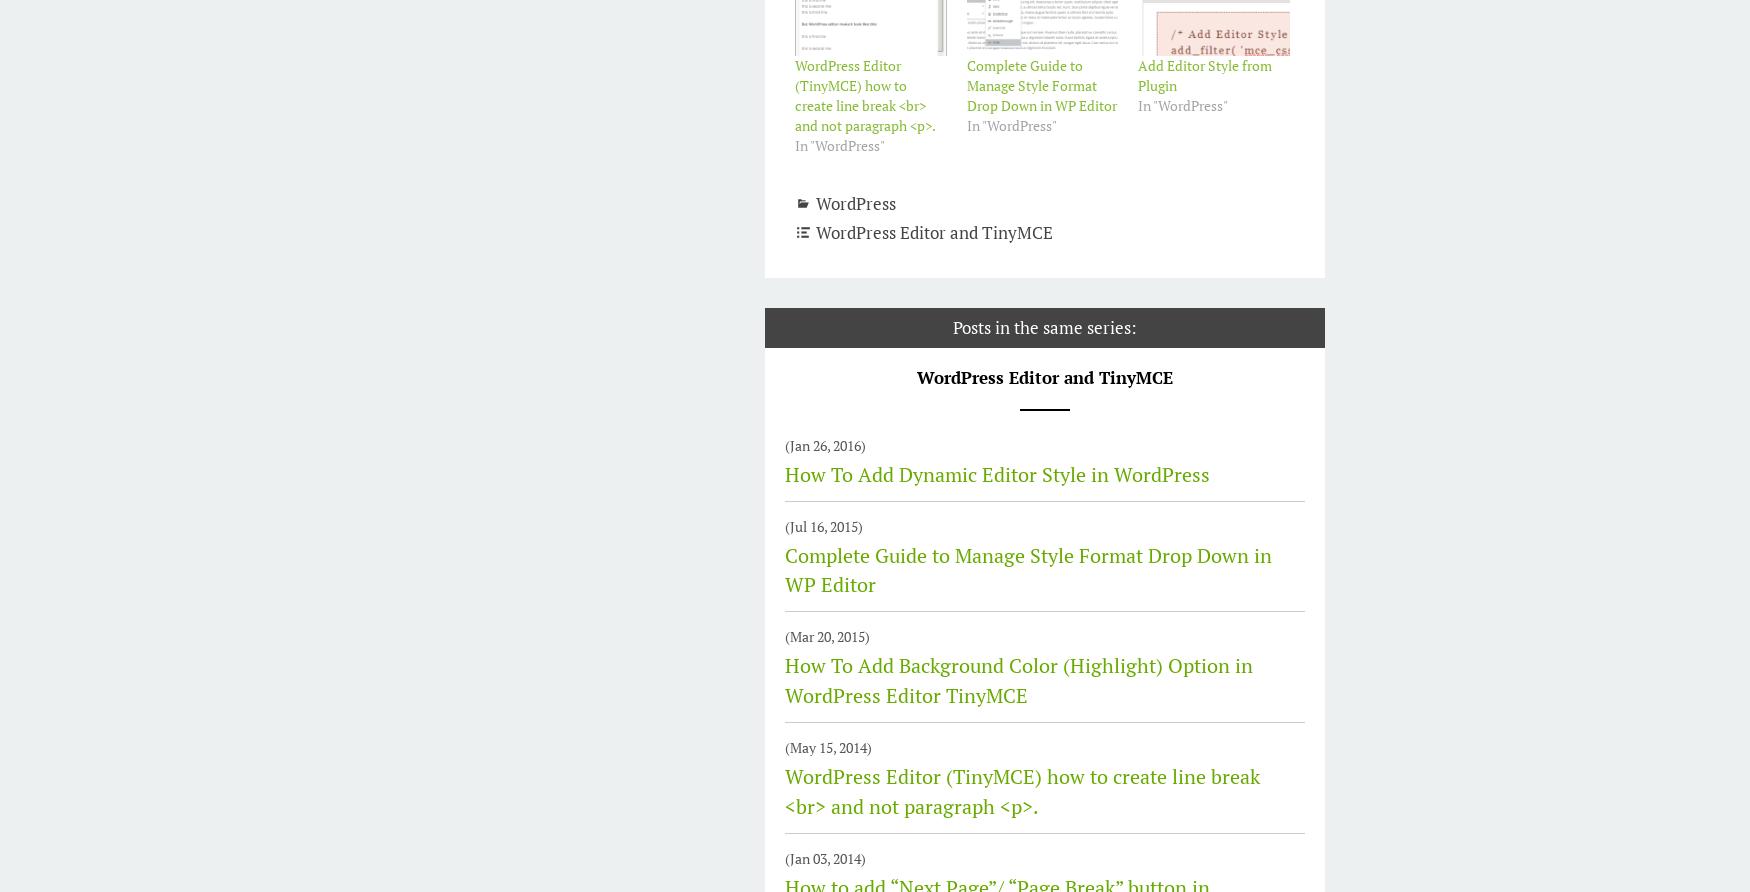 This screenshot has width=1750, height=892. What do you see at coordinates (997, 473) in the screenshot?
I see `'How To Add Dynamic Editor Style in WordPress'` at bounding box center [997, 473].